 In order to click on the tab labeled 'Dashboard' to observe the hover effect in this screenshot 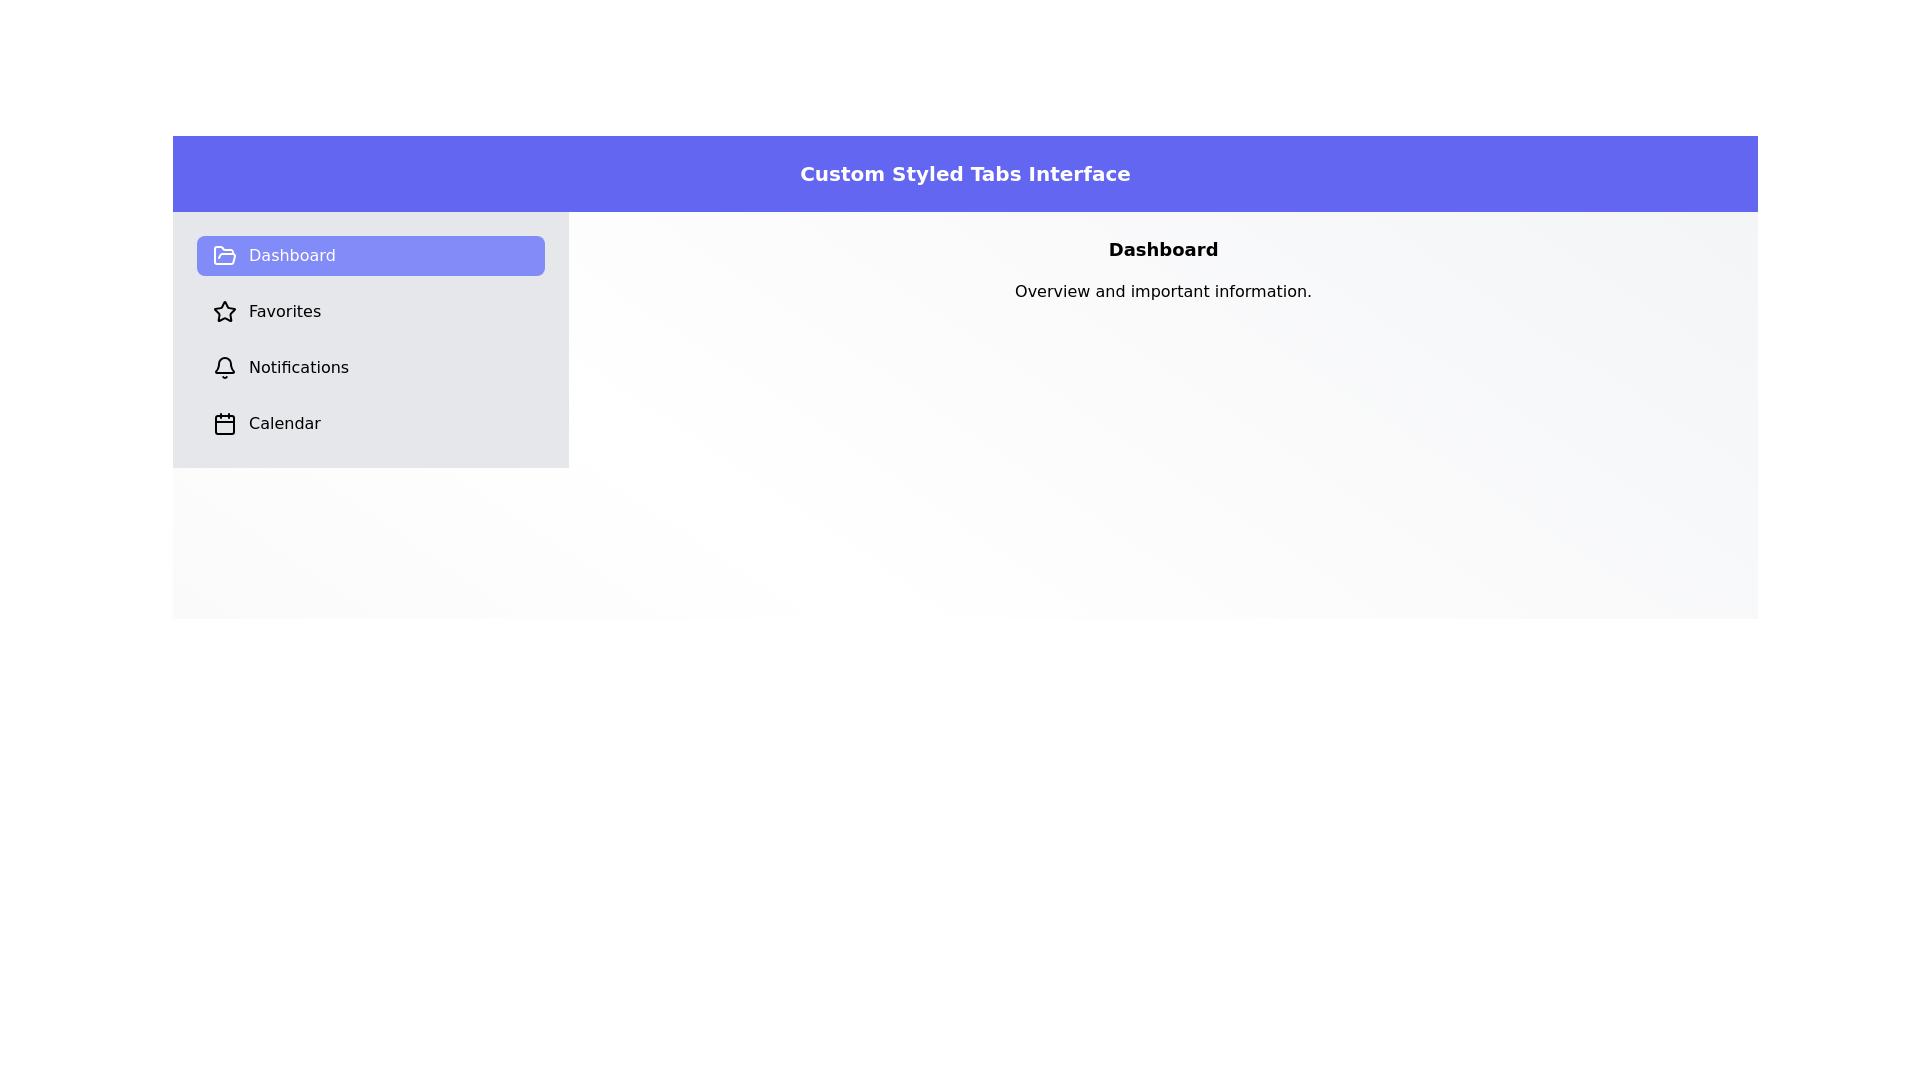, I will do `click(371, 254)`.